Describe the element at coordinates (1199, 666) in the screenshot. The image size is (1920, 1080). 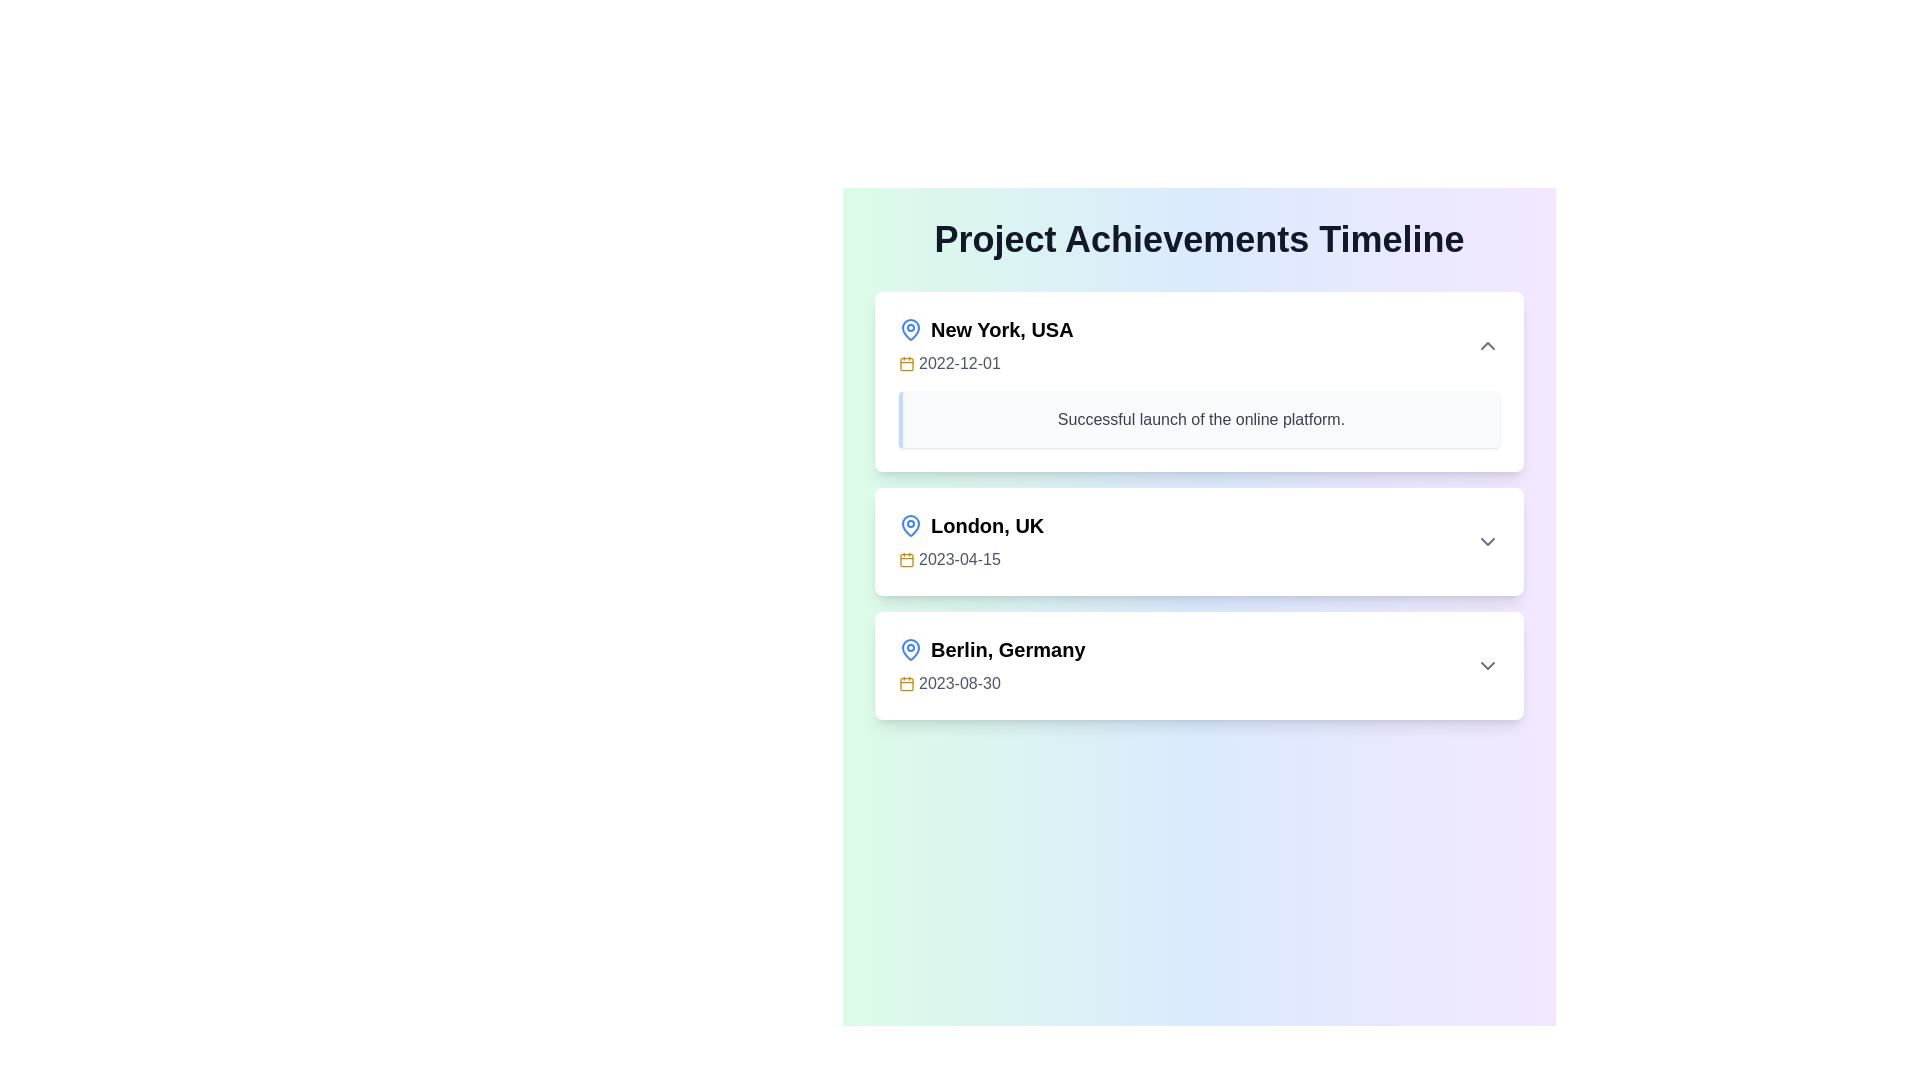
I see `information contained in the event entry for "Berlin, Germany" dated "2023-08-30", which is the third entry in a vertical list of event items` at that location.